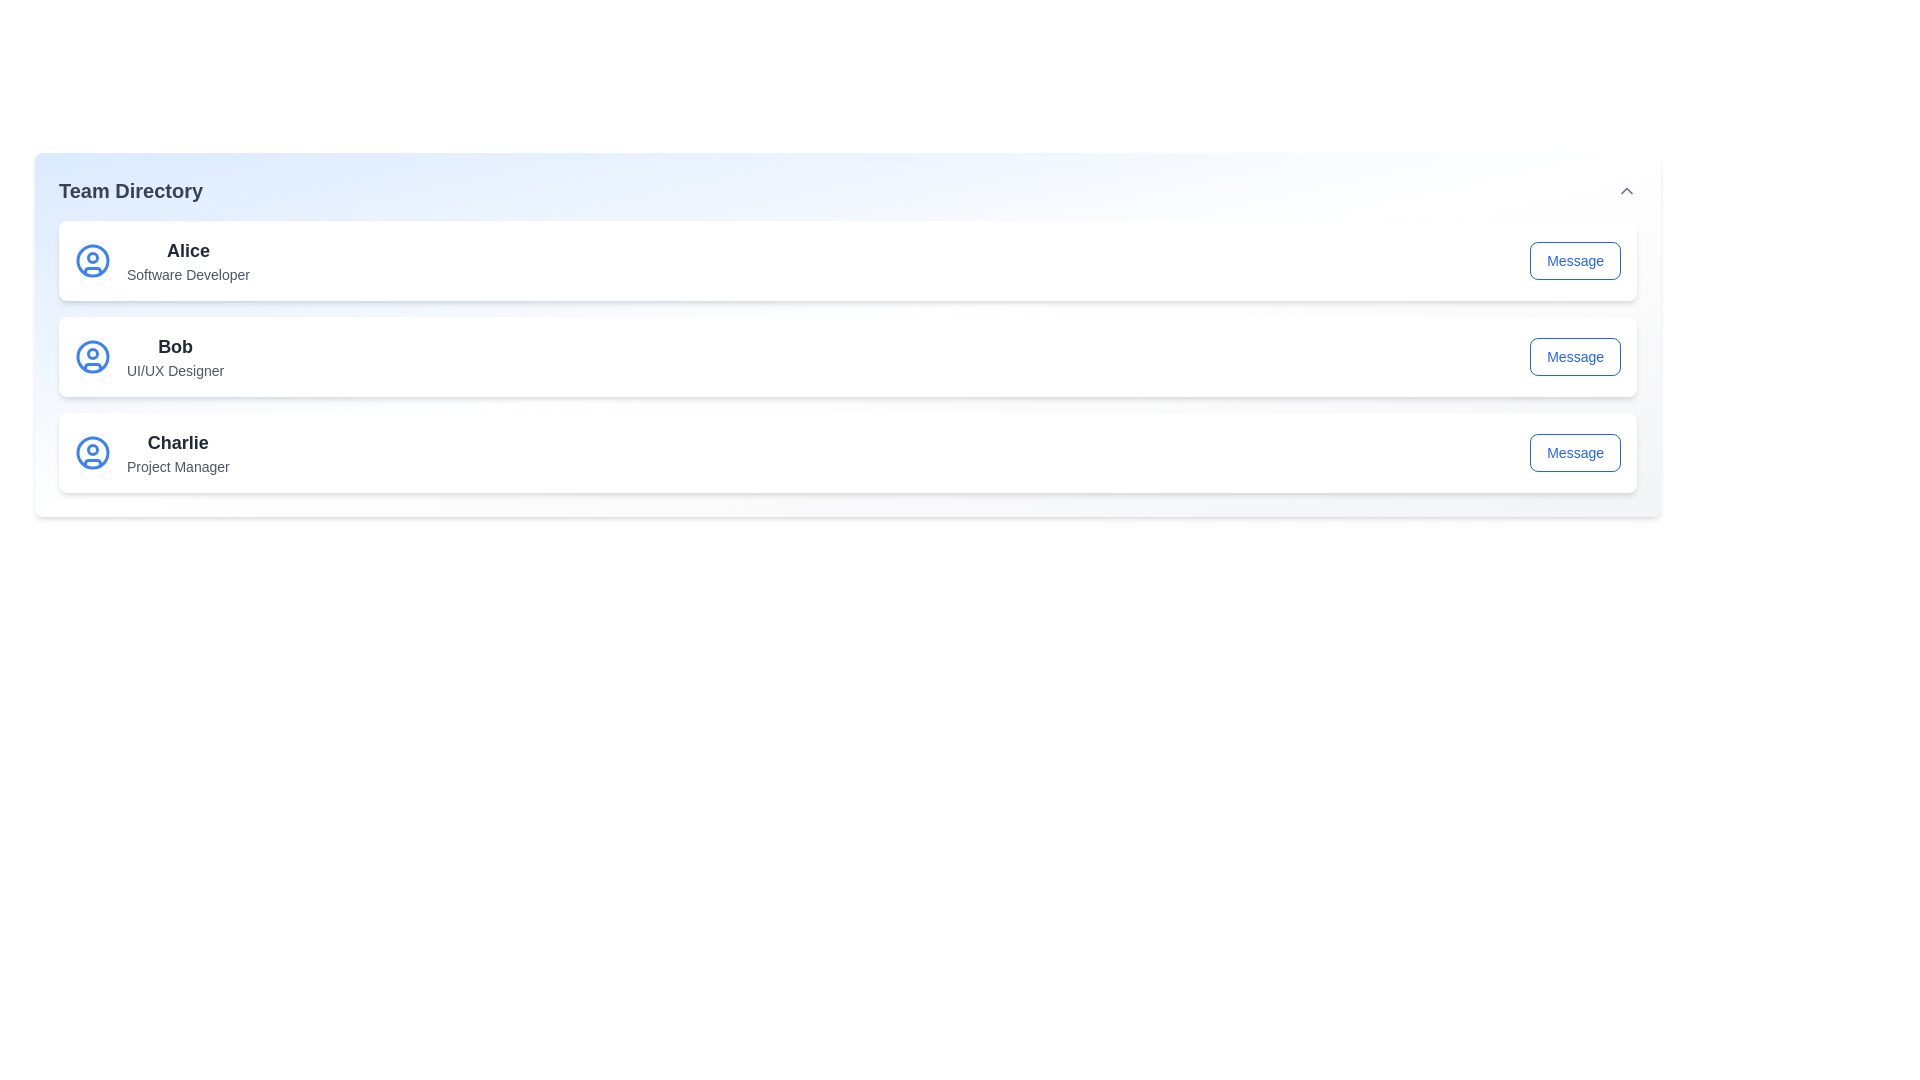 Image resolution: width=1920 pixels, height=1080 pixels. What do you see at coordinates (91, 260) in the screenshot?
I see `the Avatar Icon representing user profile 'Alice', located to the left of the name 'Alice' and above the description 'Software Developer'` at bounding box center [91, 260].